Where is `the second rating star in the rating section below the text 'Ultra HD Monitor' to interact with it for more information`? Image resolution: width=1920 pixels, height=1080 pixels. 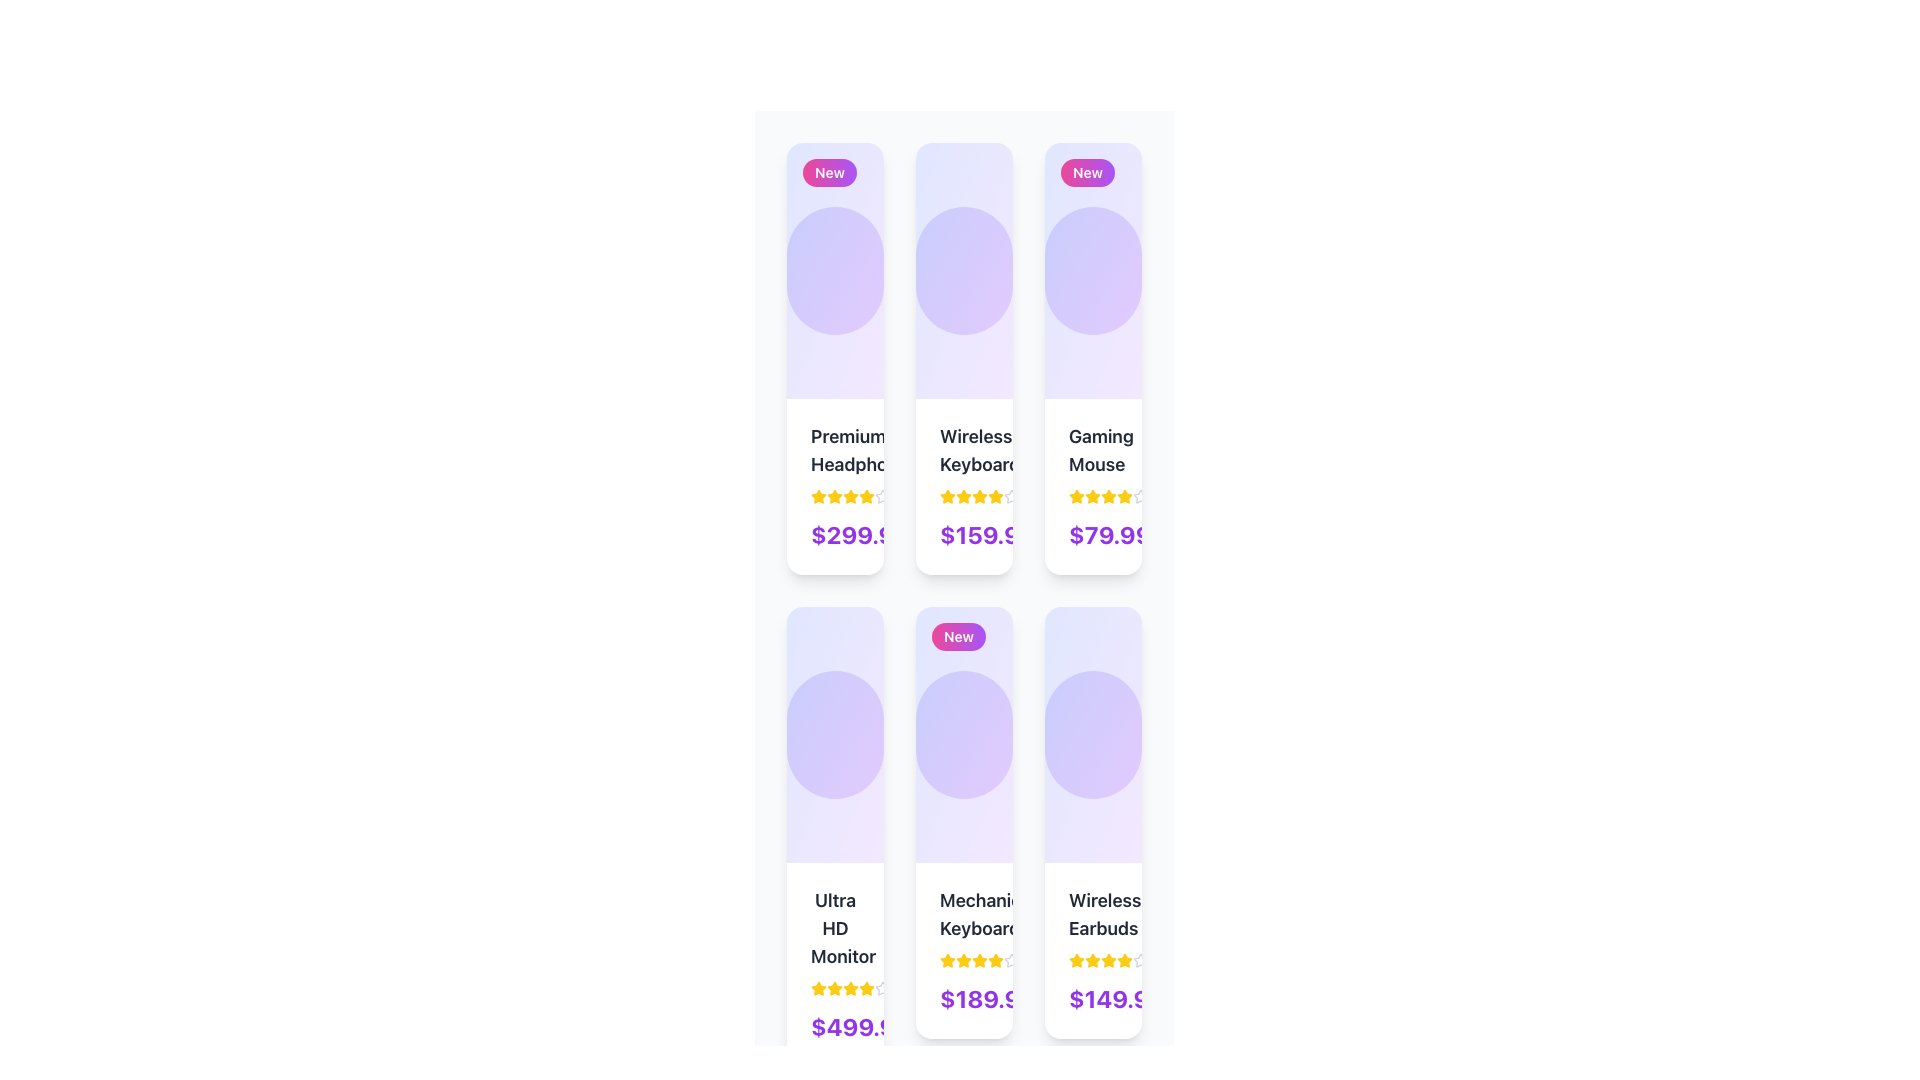
the second rating star in the rating section below the text 'Ultra HD Monitor' to interact with it for more information is located at coordinates (835, 987).